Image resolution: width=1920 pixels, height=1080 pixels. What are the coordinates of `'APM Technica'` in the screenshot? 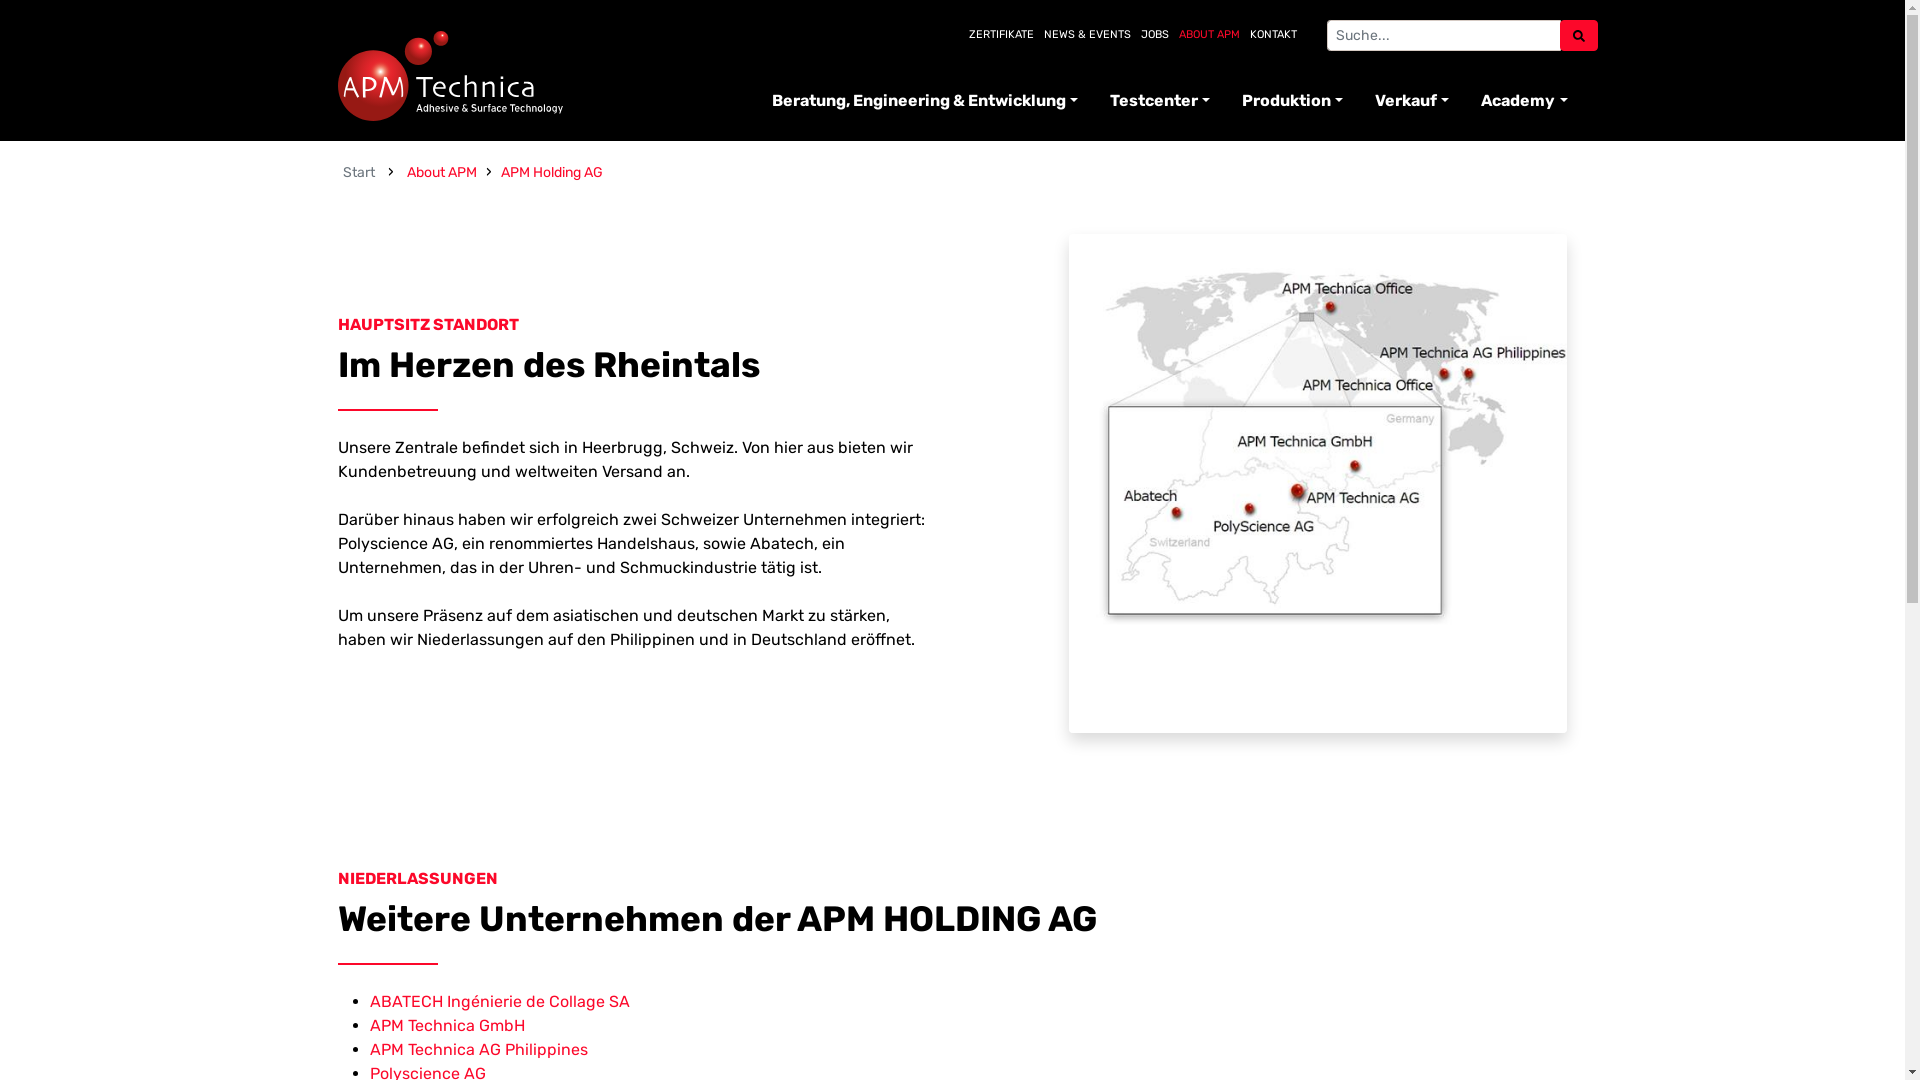 It's located at (449, 75).